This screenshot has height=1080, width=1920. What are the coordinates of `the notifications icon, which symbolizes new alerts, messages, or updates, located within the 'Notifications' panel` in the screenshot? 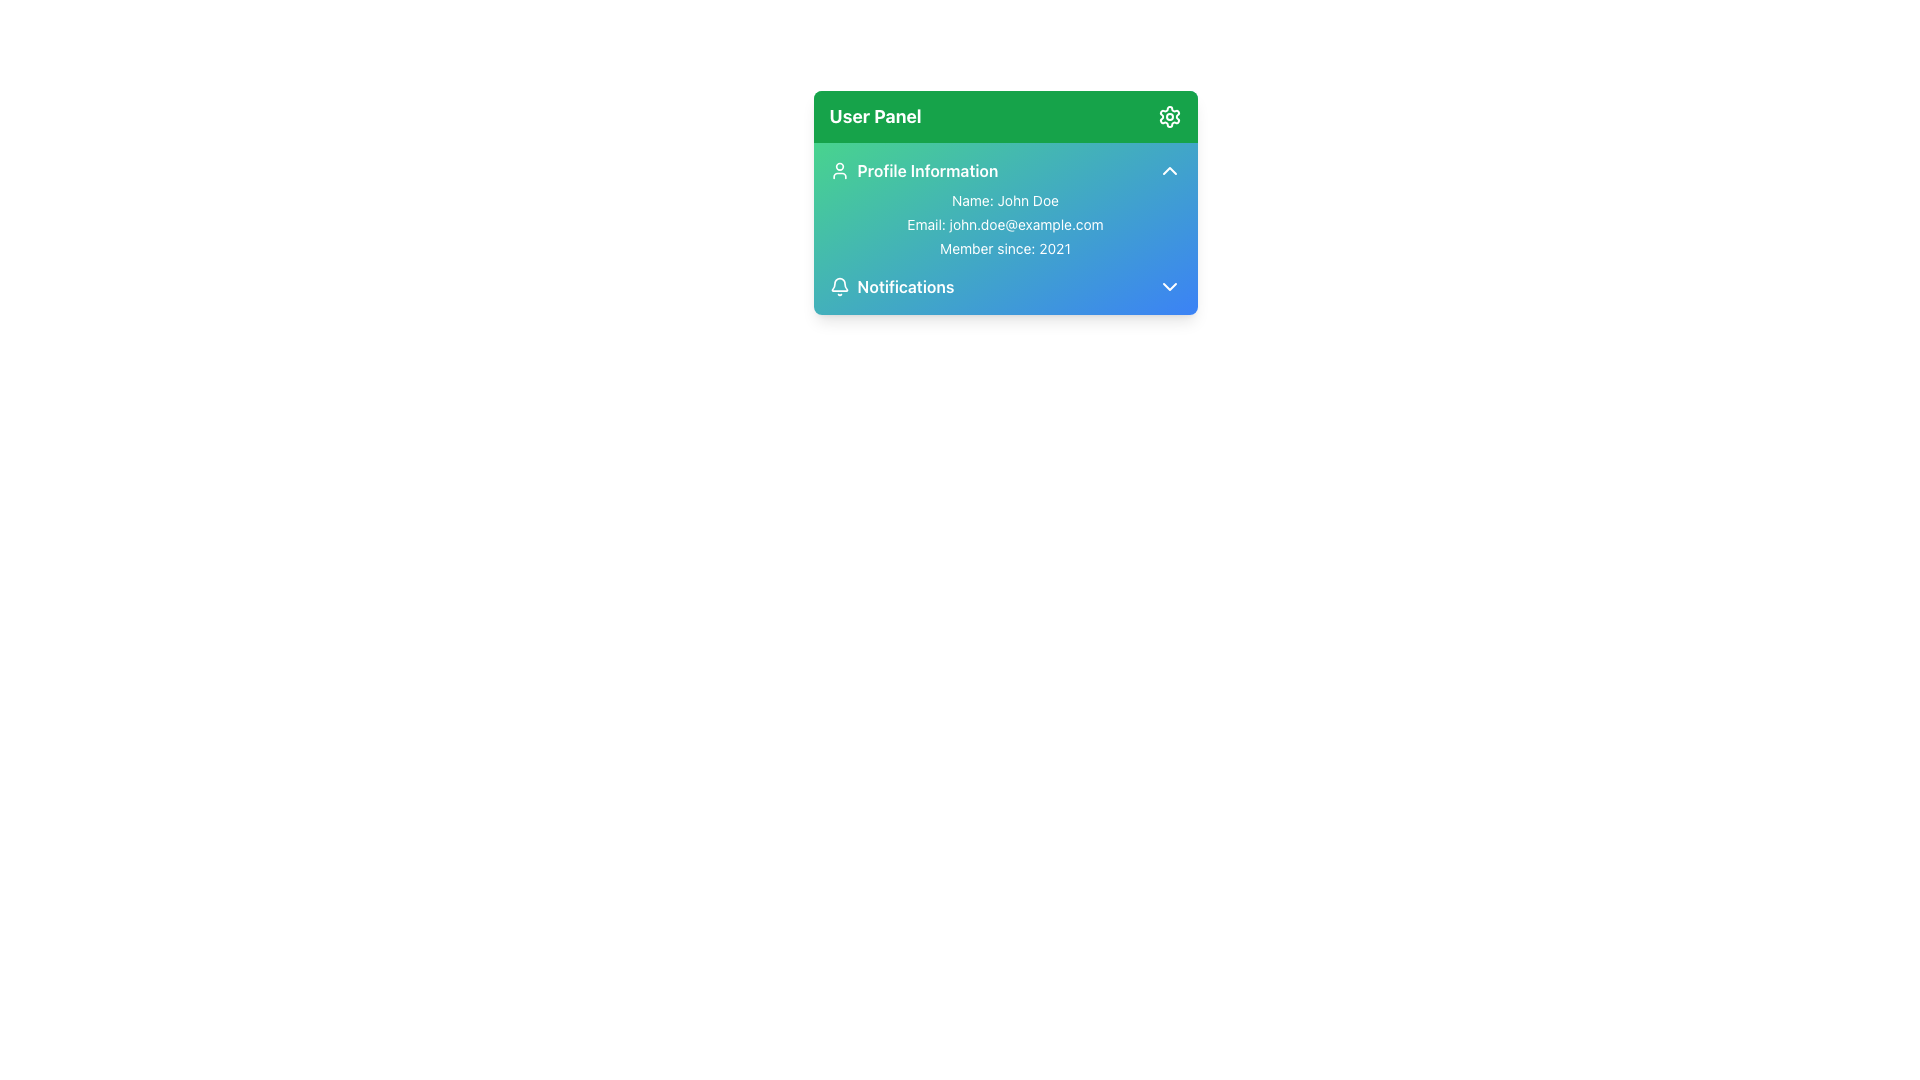 It's located at (839, 286).